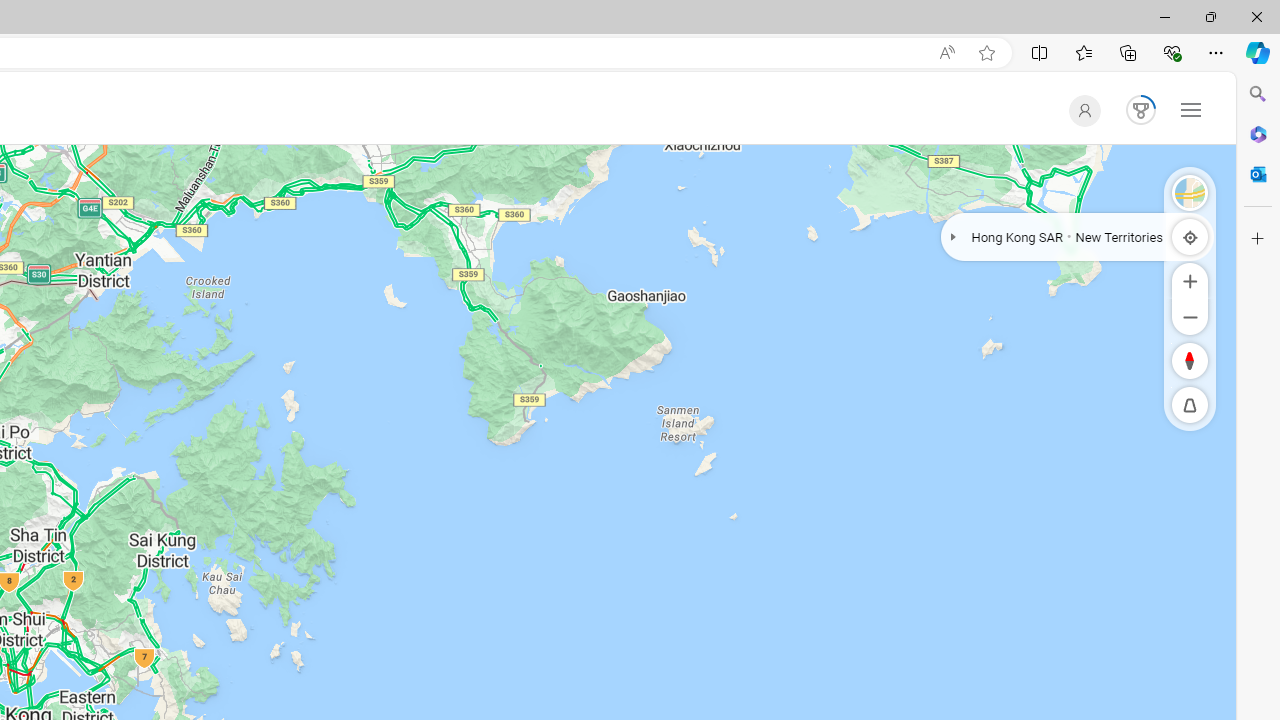 This screenshot has width=1280, height=720. Describe the element at coordinates (1190, 405) in the screenshot. I see `'Reset to Default Pitch'` at that location.